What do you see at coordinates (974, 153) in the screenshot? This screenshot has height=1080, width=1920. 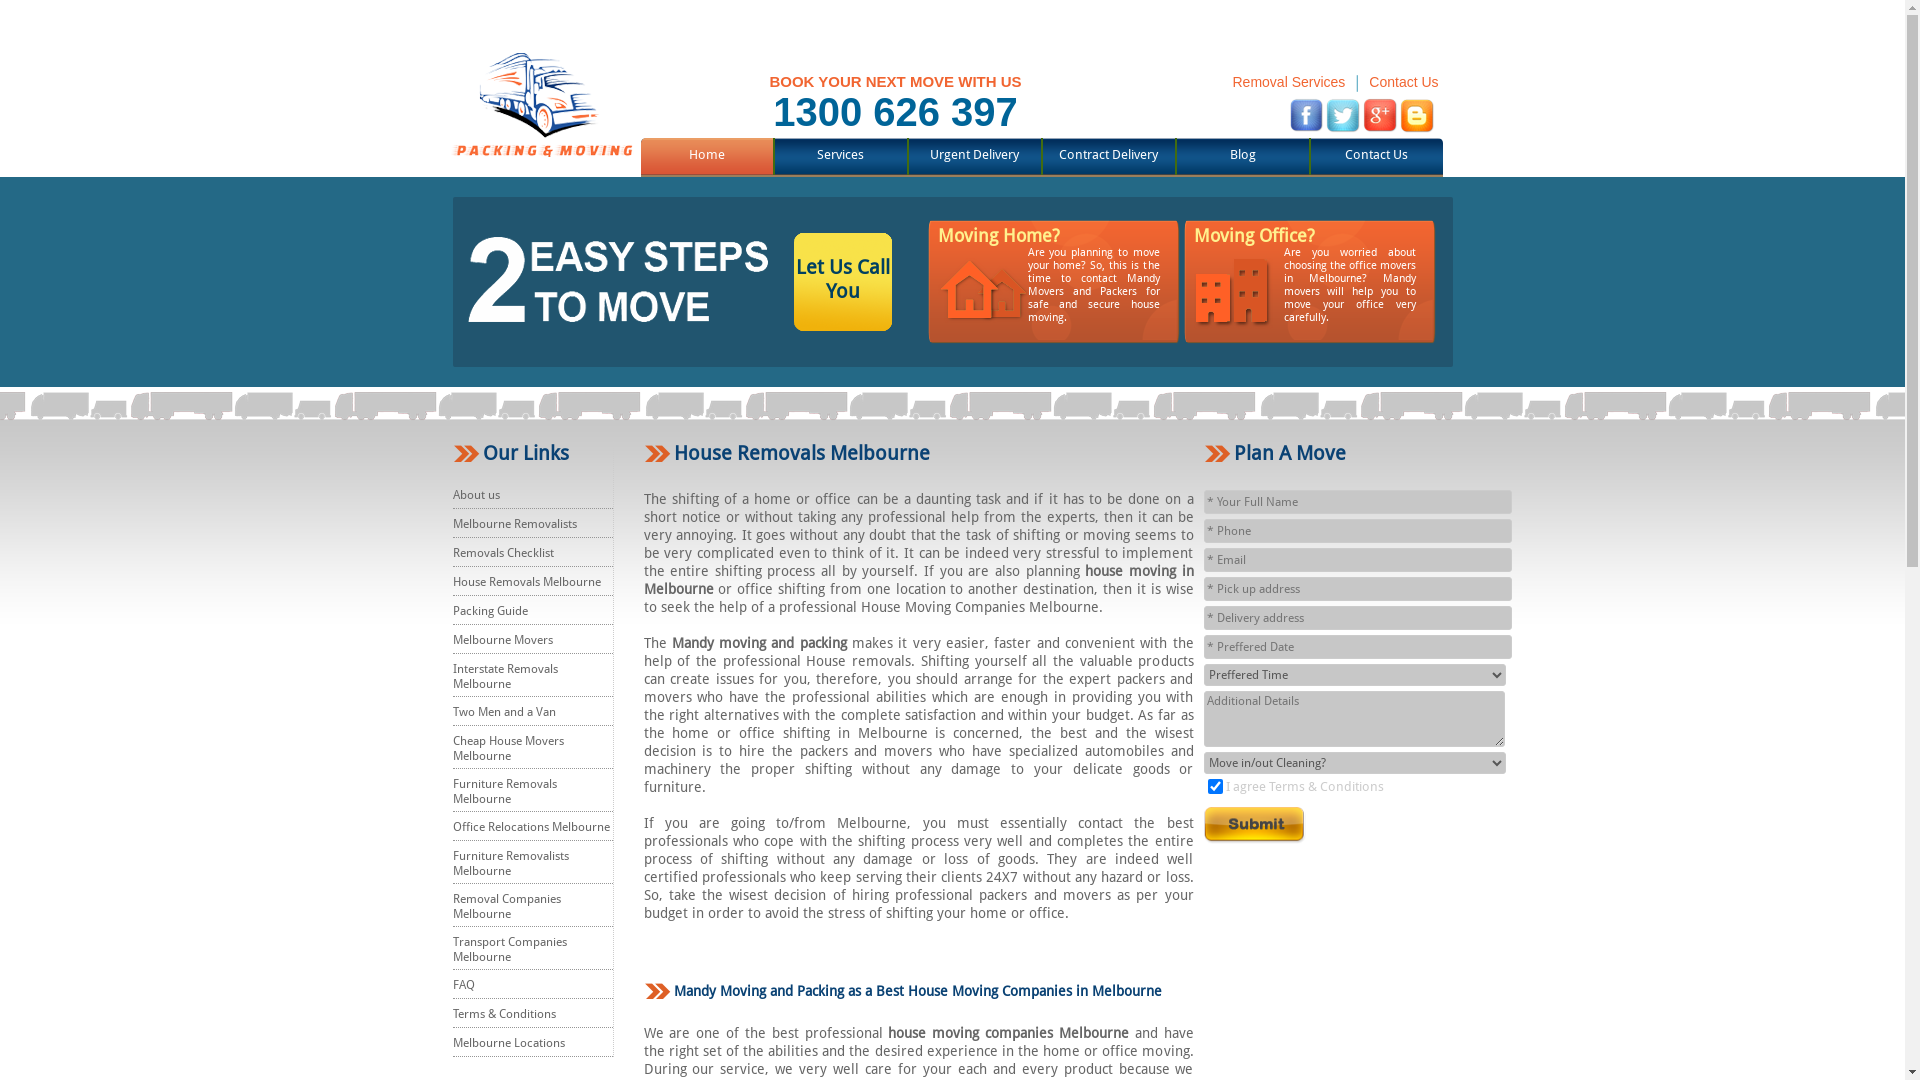 I see `'Urgent Delivery'` at bounding box center [974, 153].